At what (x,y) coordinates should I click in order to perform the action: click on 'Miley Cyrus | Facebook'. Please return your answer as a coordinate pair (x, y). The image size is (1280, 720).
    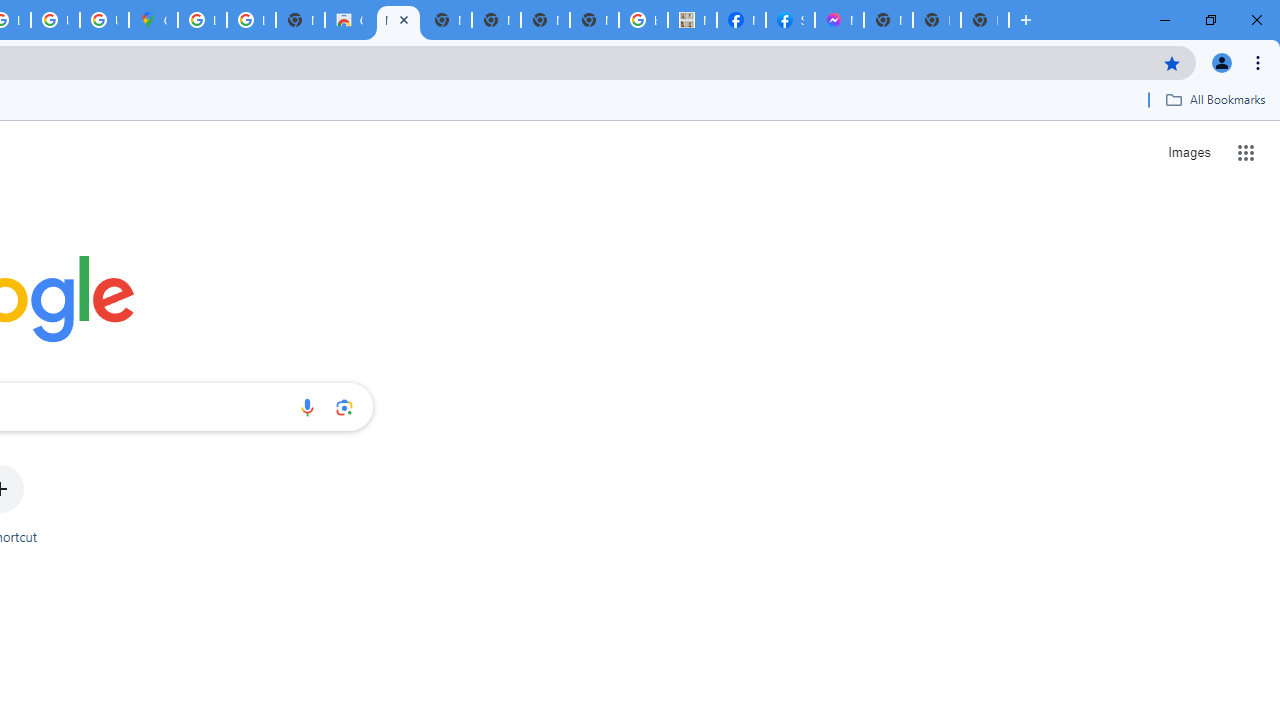
    Looking at the image, I should click on (740, 20).